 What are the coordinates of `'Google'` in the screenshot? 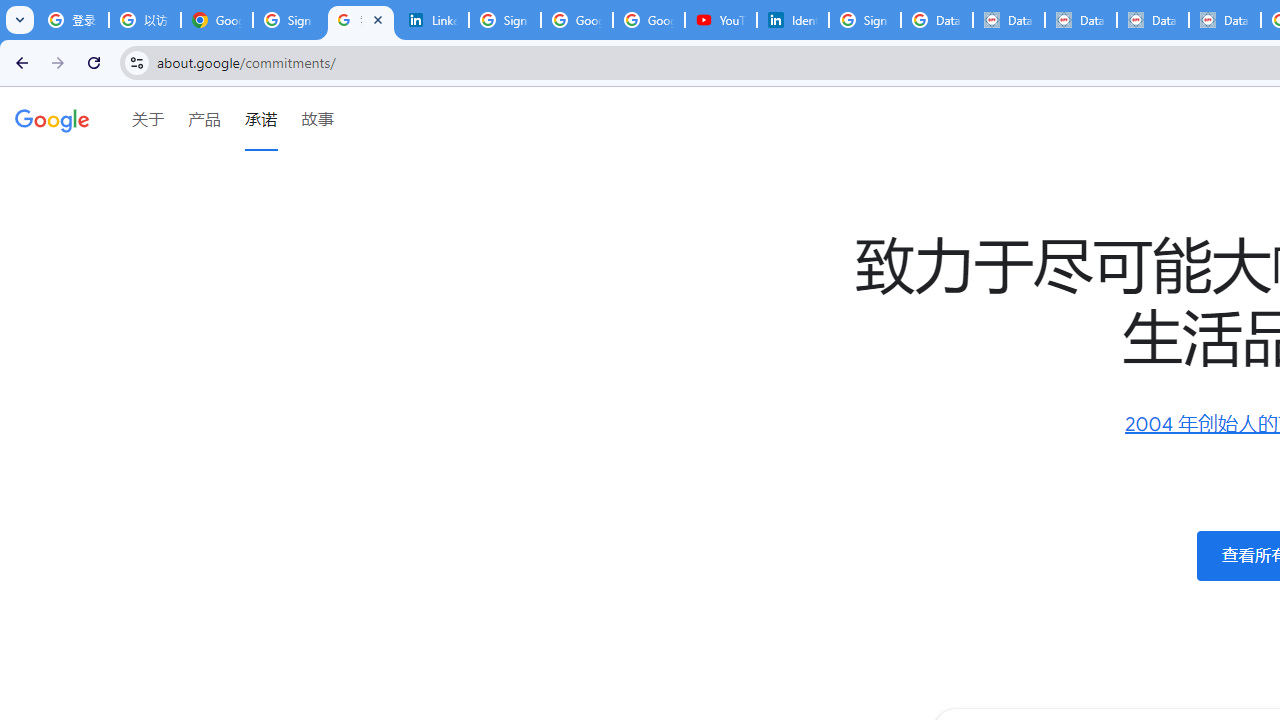 It's located at (52, 119).